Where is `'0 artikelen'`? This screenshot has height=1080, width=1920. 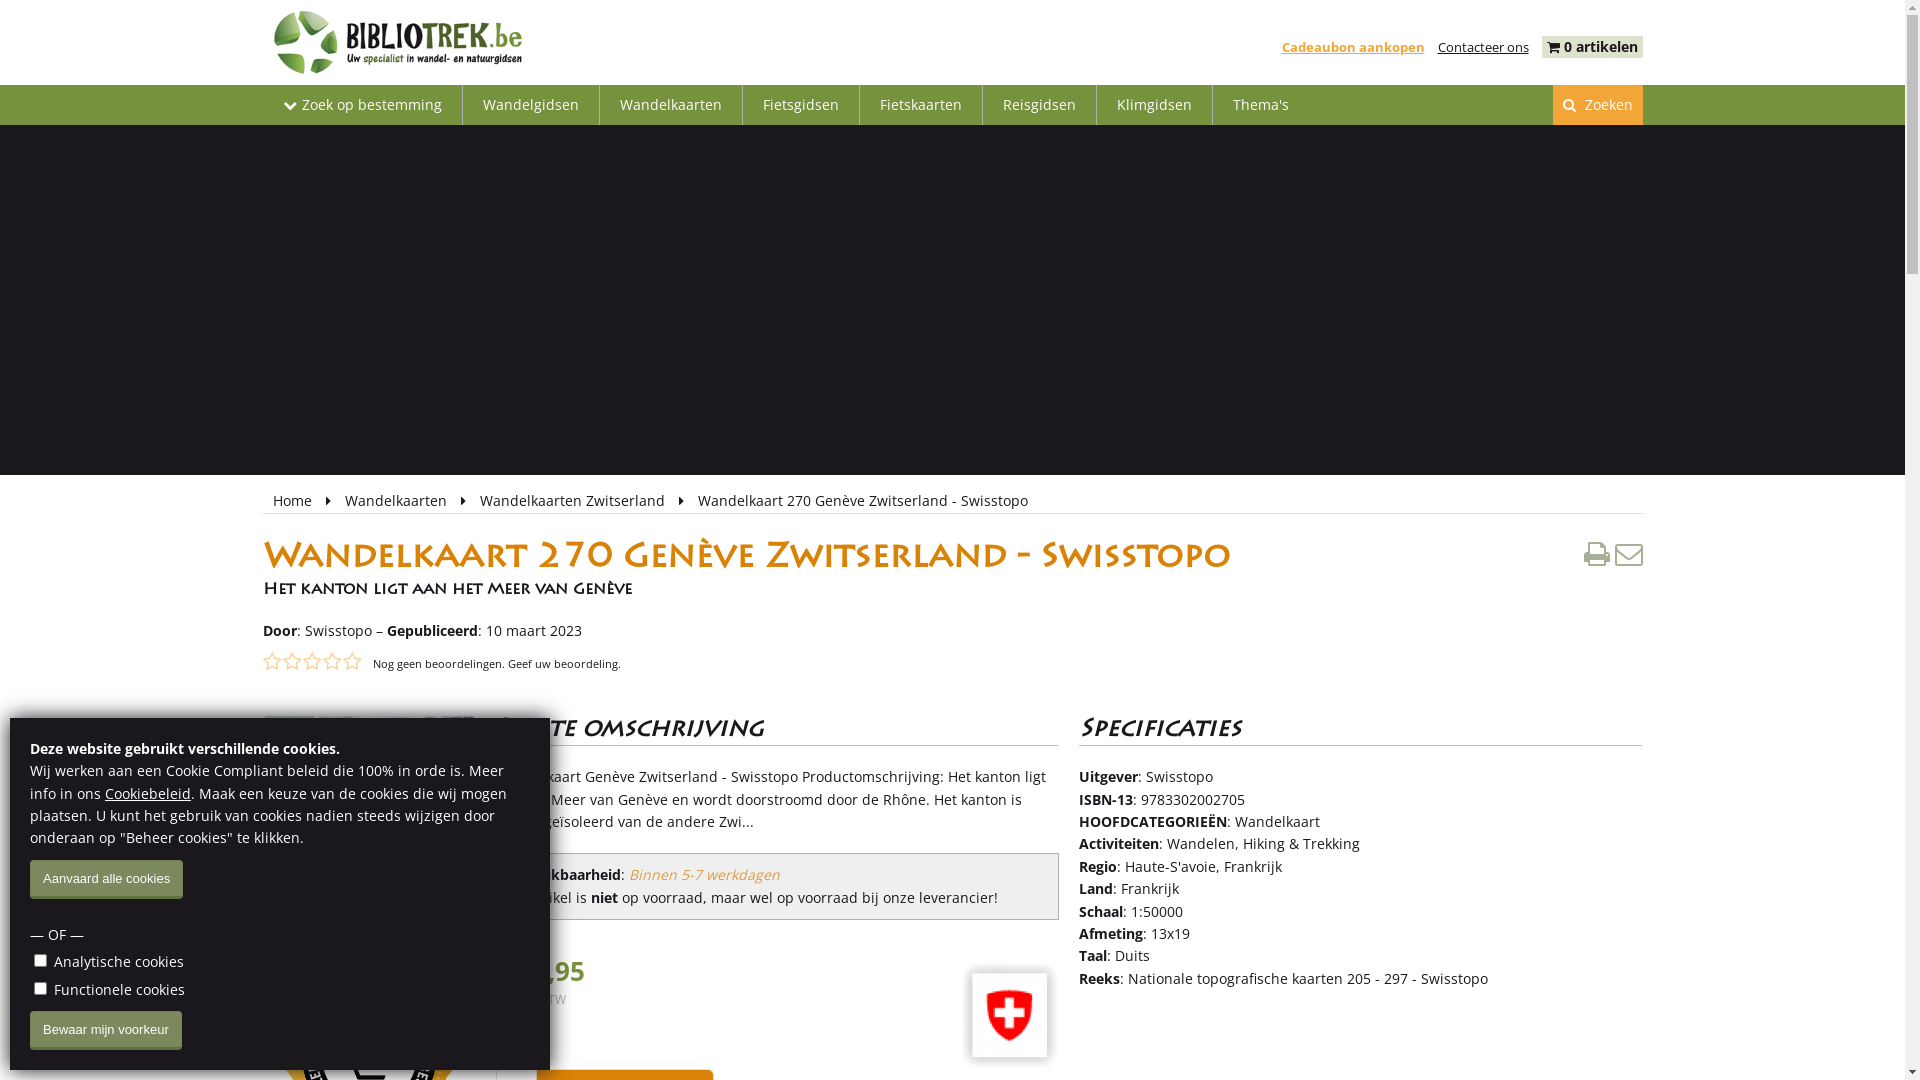 '0 artikelen' is located at coordinates (1601, 45).